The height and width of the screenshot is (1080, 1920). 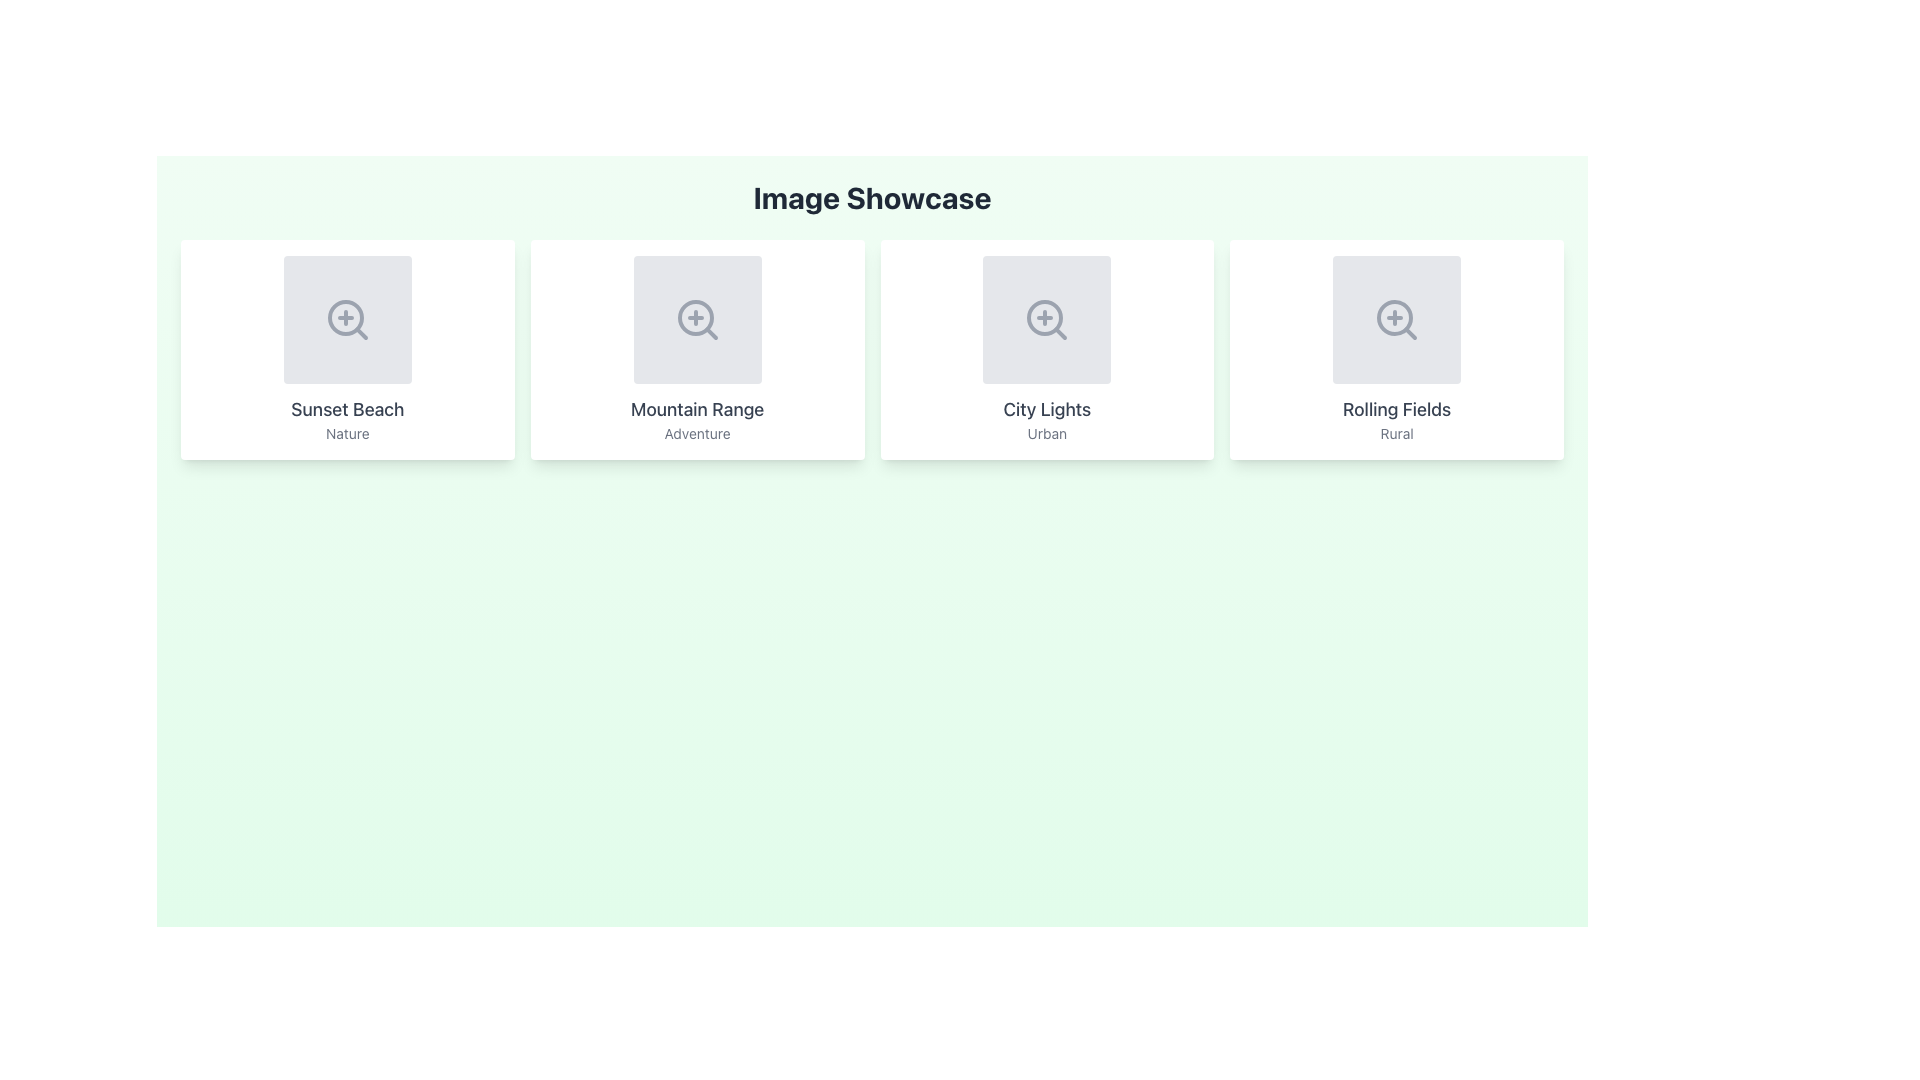 What do you see at coordinates (695, 316) in the screenshot?
I see `the circle element within the SVG graphic that represents the centerpiece of the magnifying glass icon, located in the second card of the grid layout` at bounding box center [695, 316].